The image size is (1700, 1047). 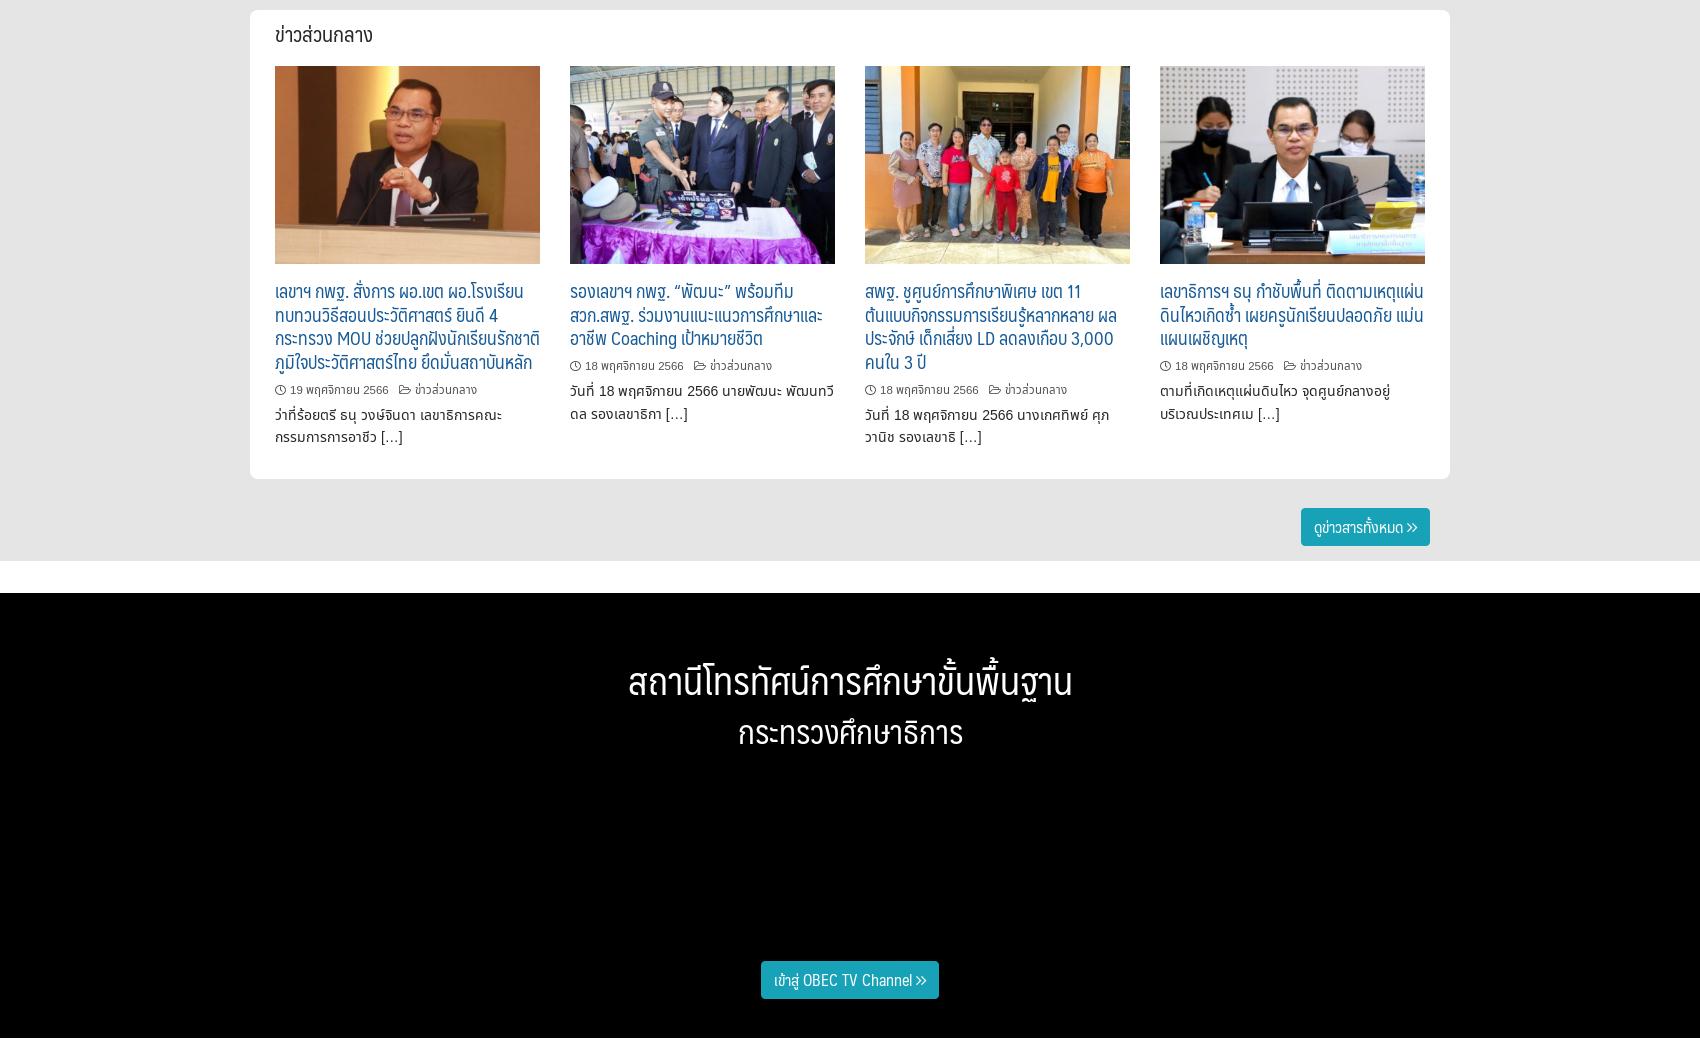 I want to click on 'พิธีถวายผ้าพระกฐินพระราชทาน ประจำปี 2566 สำนักงานคณะกรรมการการศึกษาขั้นพื้นฐาน', so click(x=416, y=765).